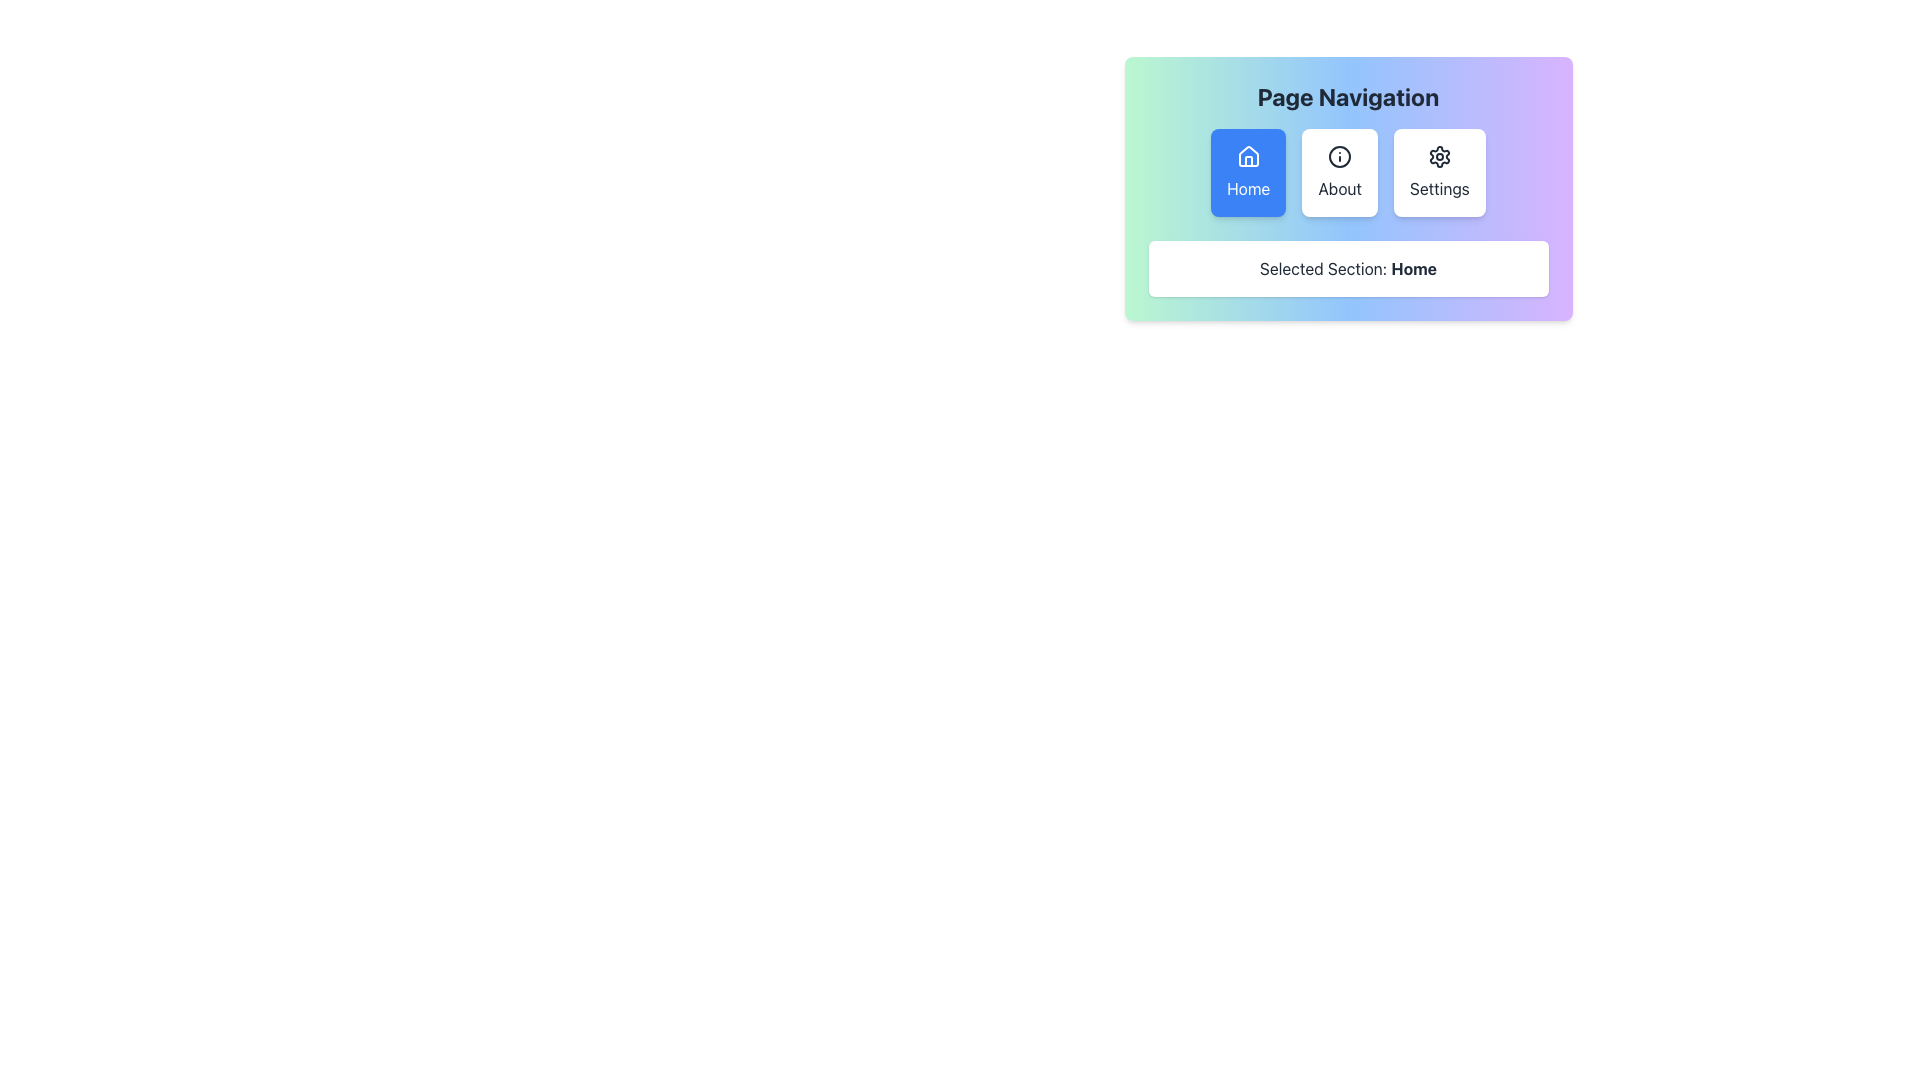 The width and height of the screenshot is (1920, 1080). I want to click on the 'Home' button icon, so click(1247, 155).